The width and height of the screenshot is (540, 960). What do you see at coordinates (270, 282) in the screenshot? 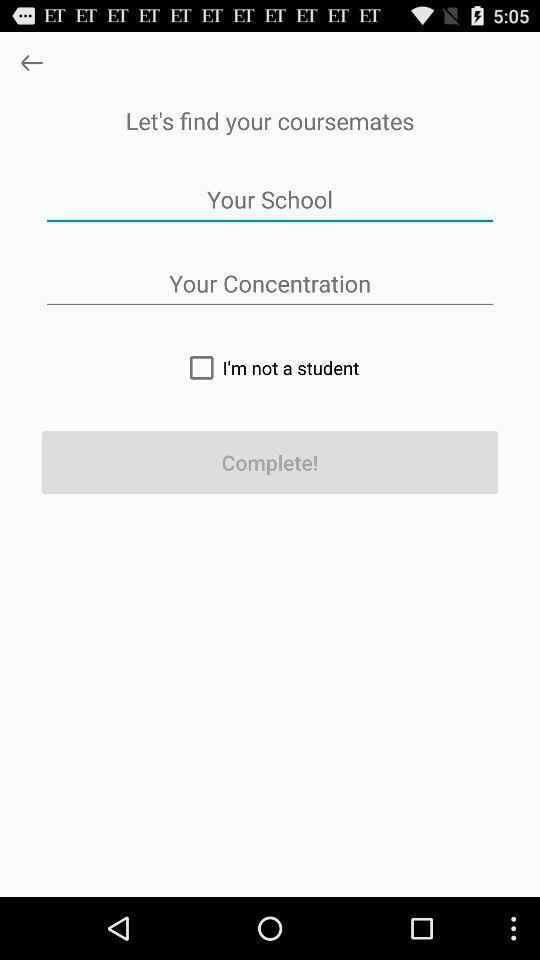
I see `the item above i m not checkbox` at bounding box center [270, 282].